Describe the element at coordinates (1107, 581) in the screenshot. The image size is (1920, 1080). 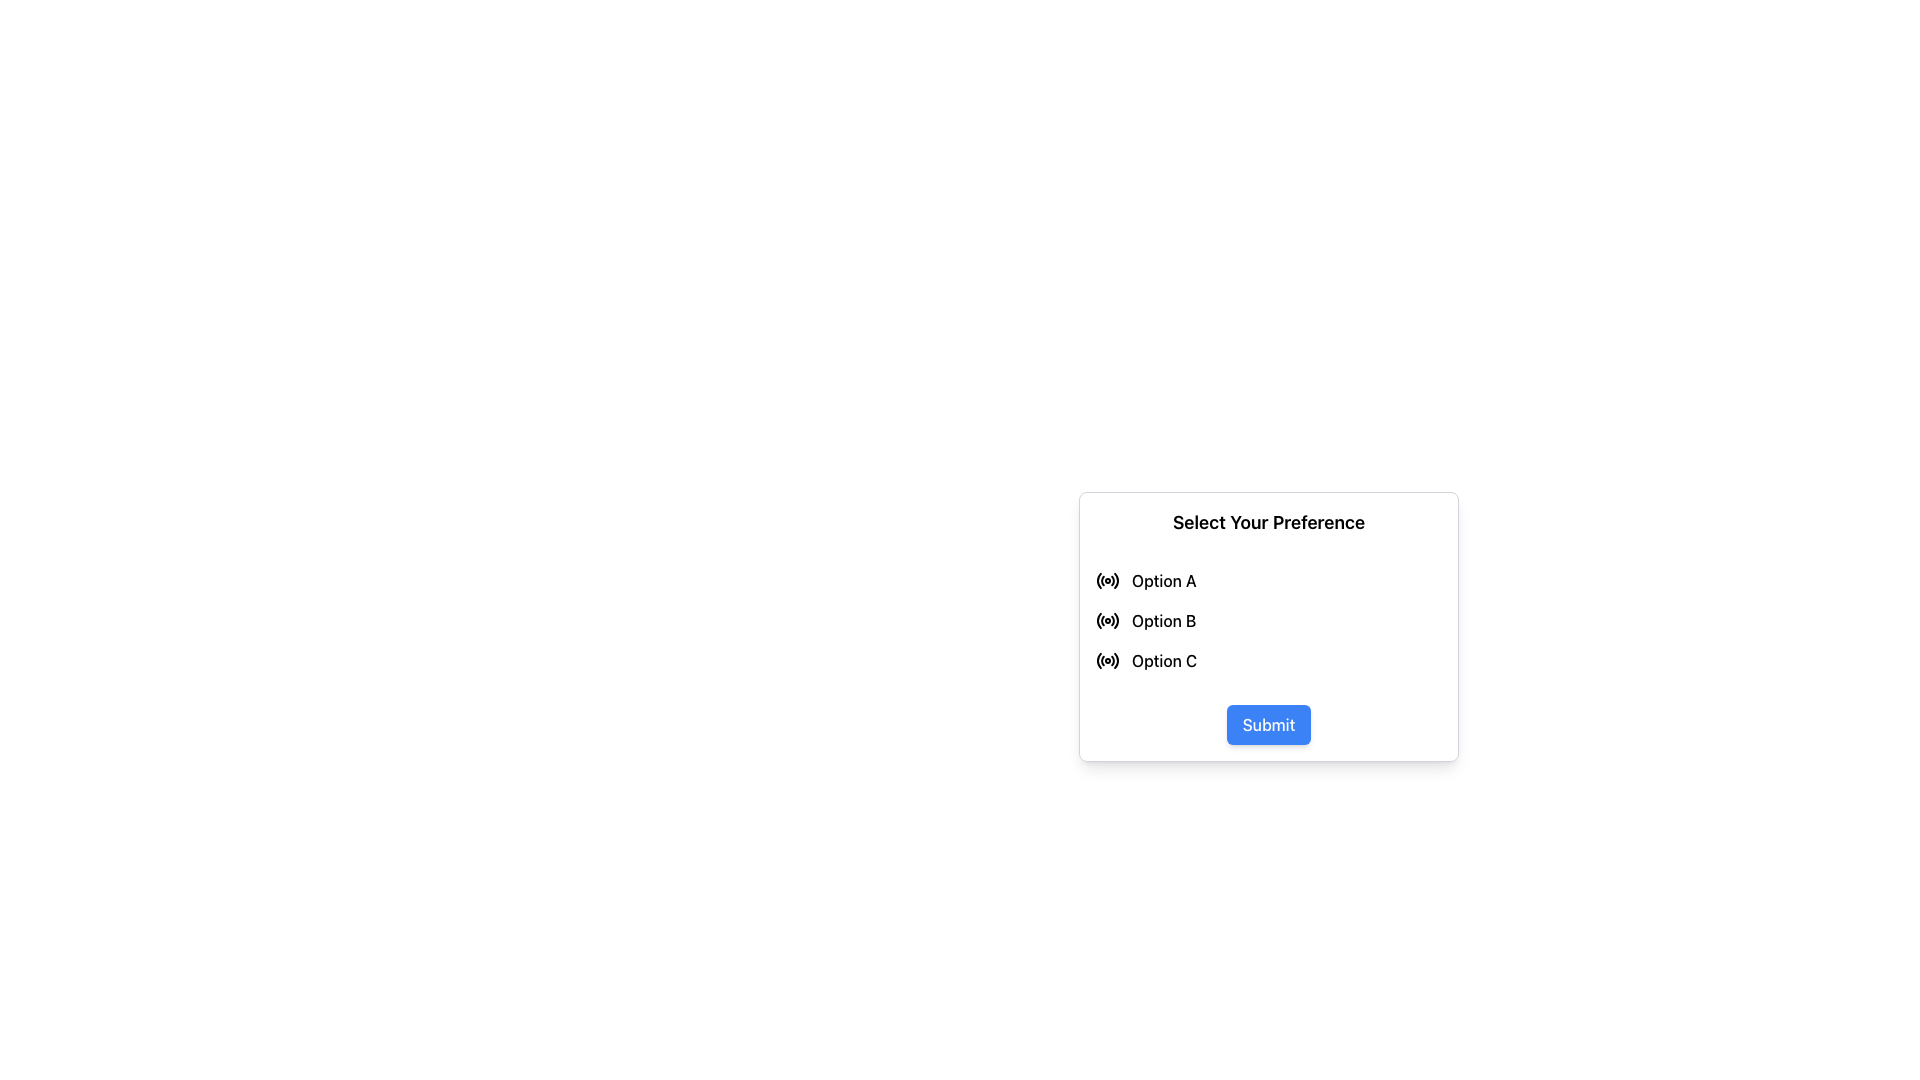
I see `the selected radio button for 'Option A', which is a circular SVG styled radio button indicating a selected state` at that location.